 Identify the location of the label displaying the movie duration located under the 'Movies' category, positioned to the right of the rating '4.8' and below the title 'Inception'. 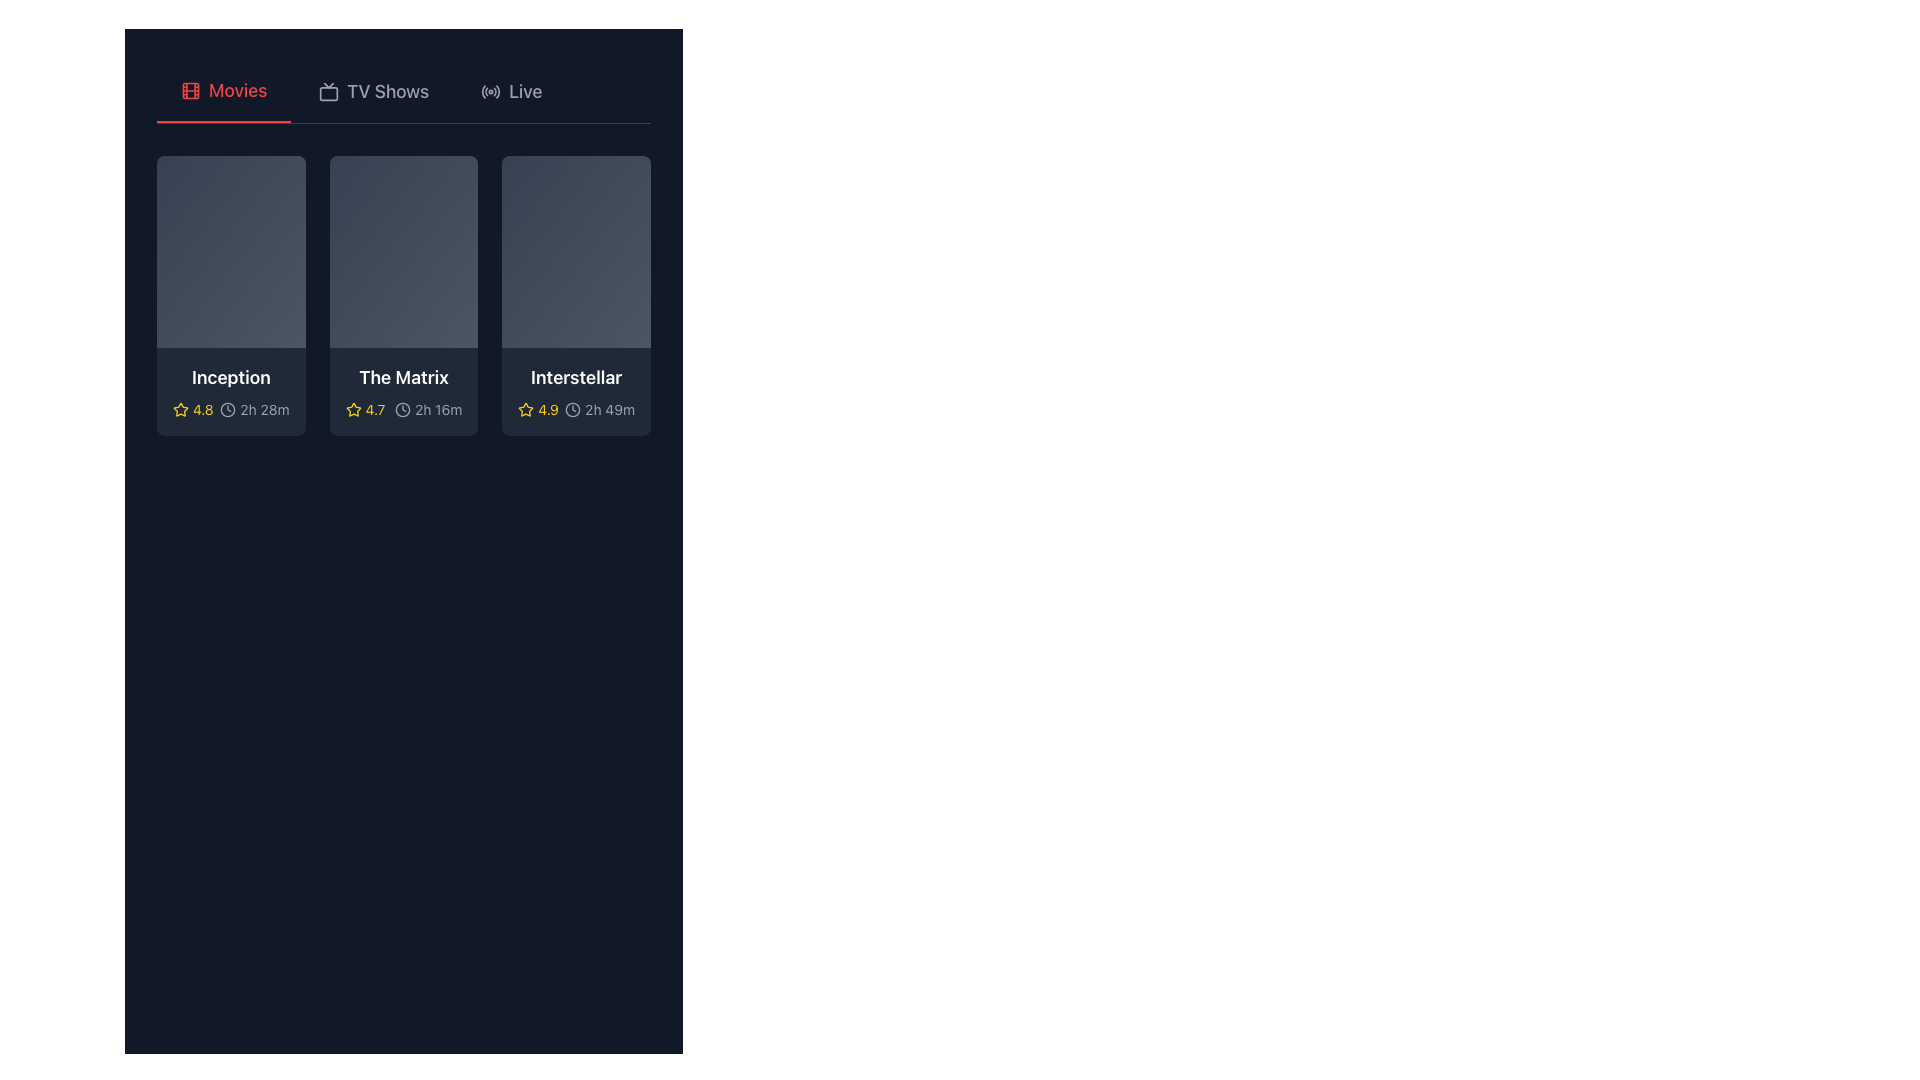
(253, 408).